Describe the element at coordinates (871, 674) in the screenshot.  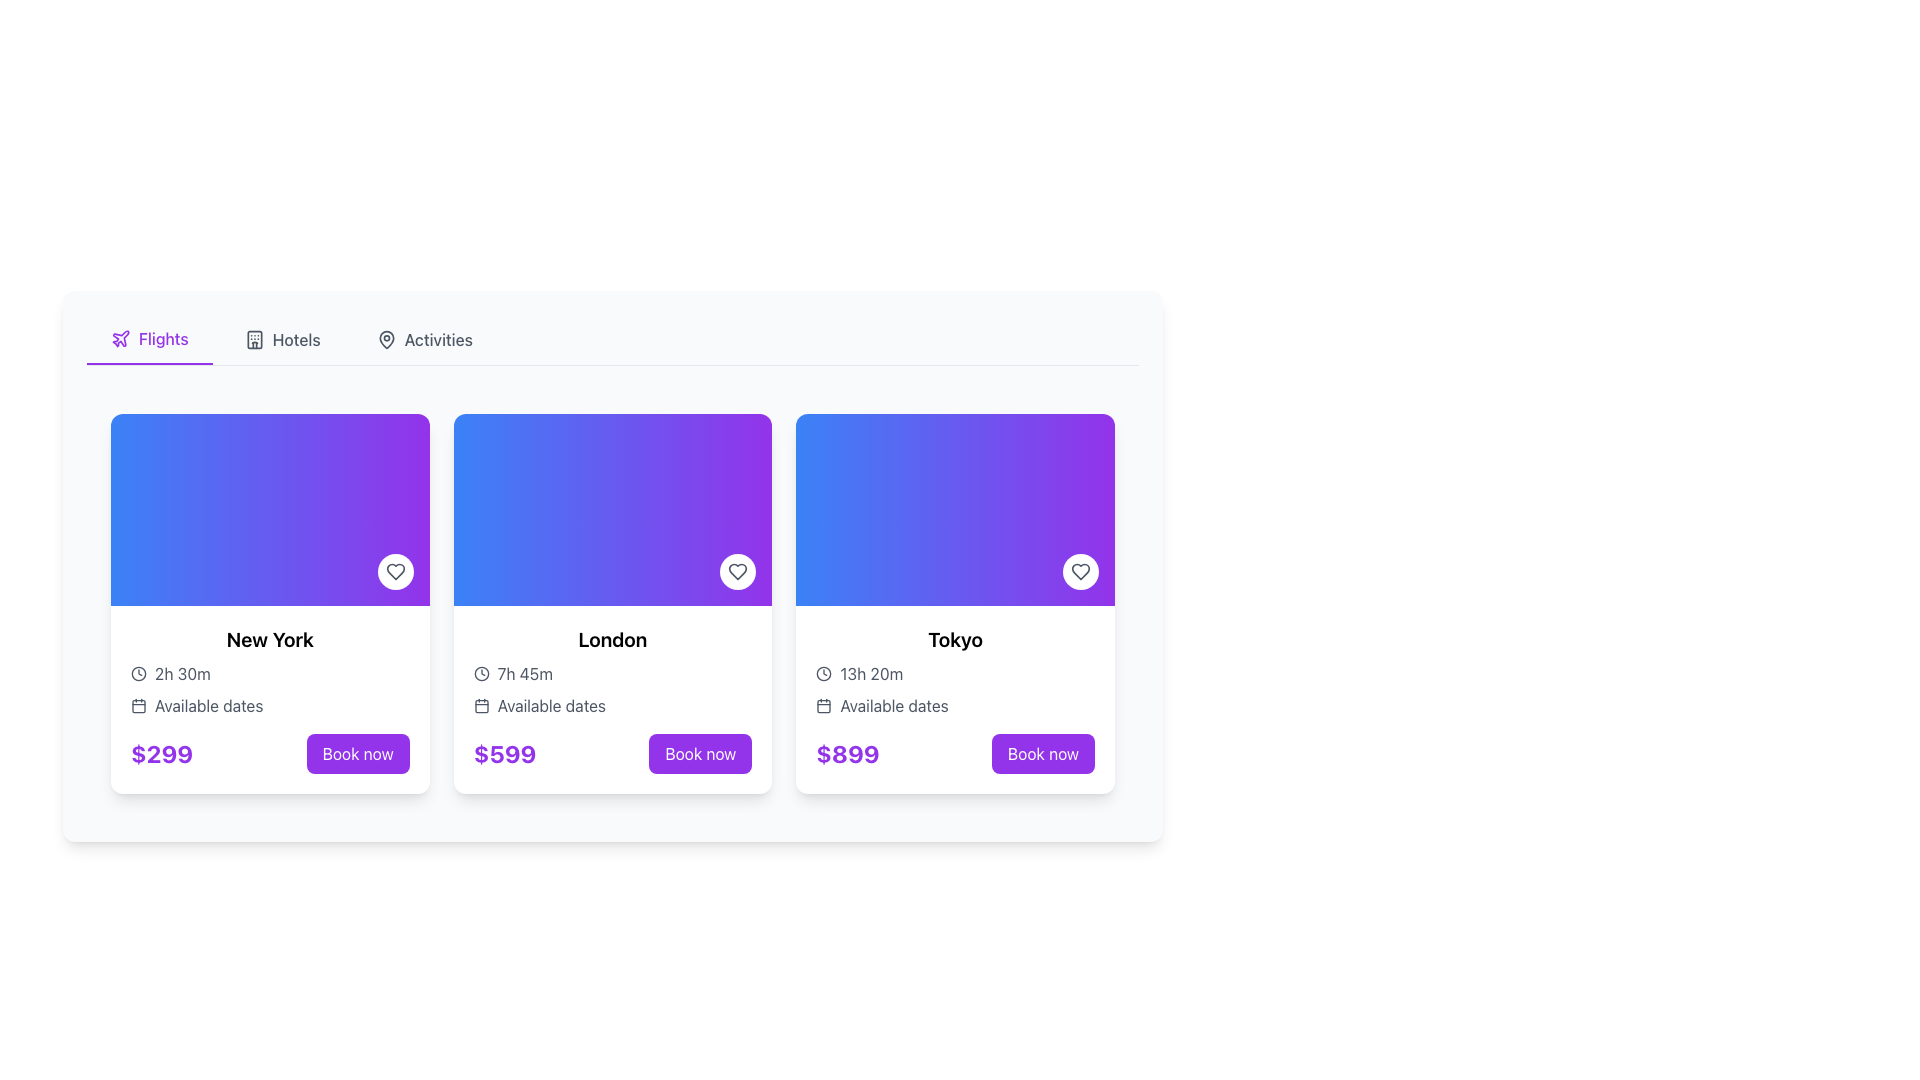
I see `the text label displaying the flight duration to Tokyo, which is located below the destination title and above the available dates text, adjacent to a clock icon` at that location.